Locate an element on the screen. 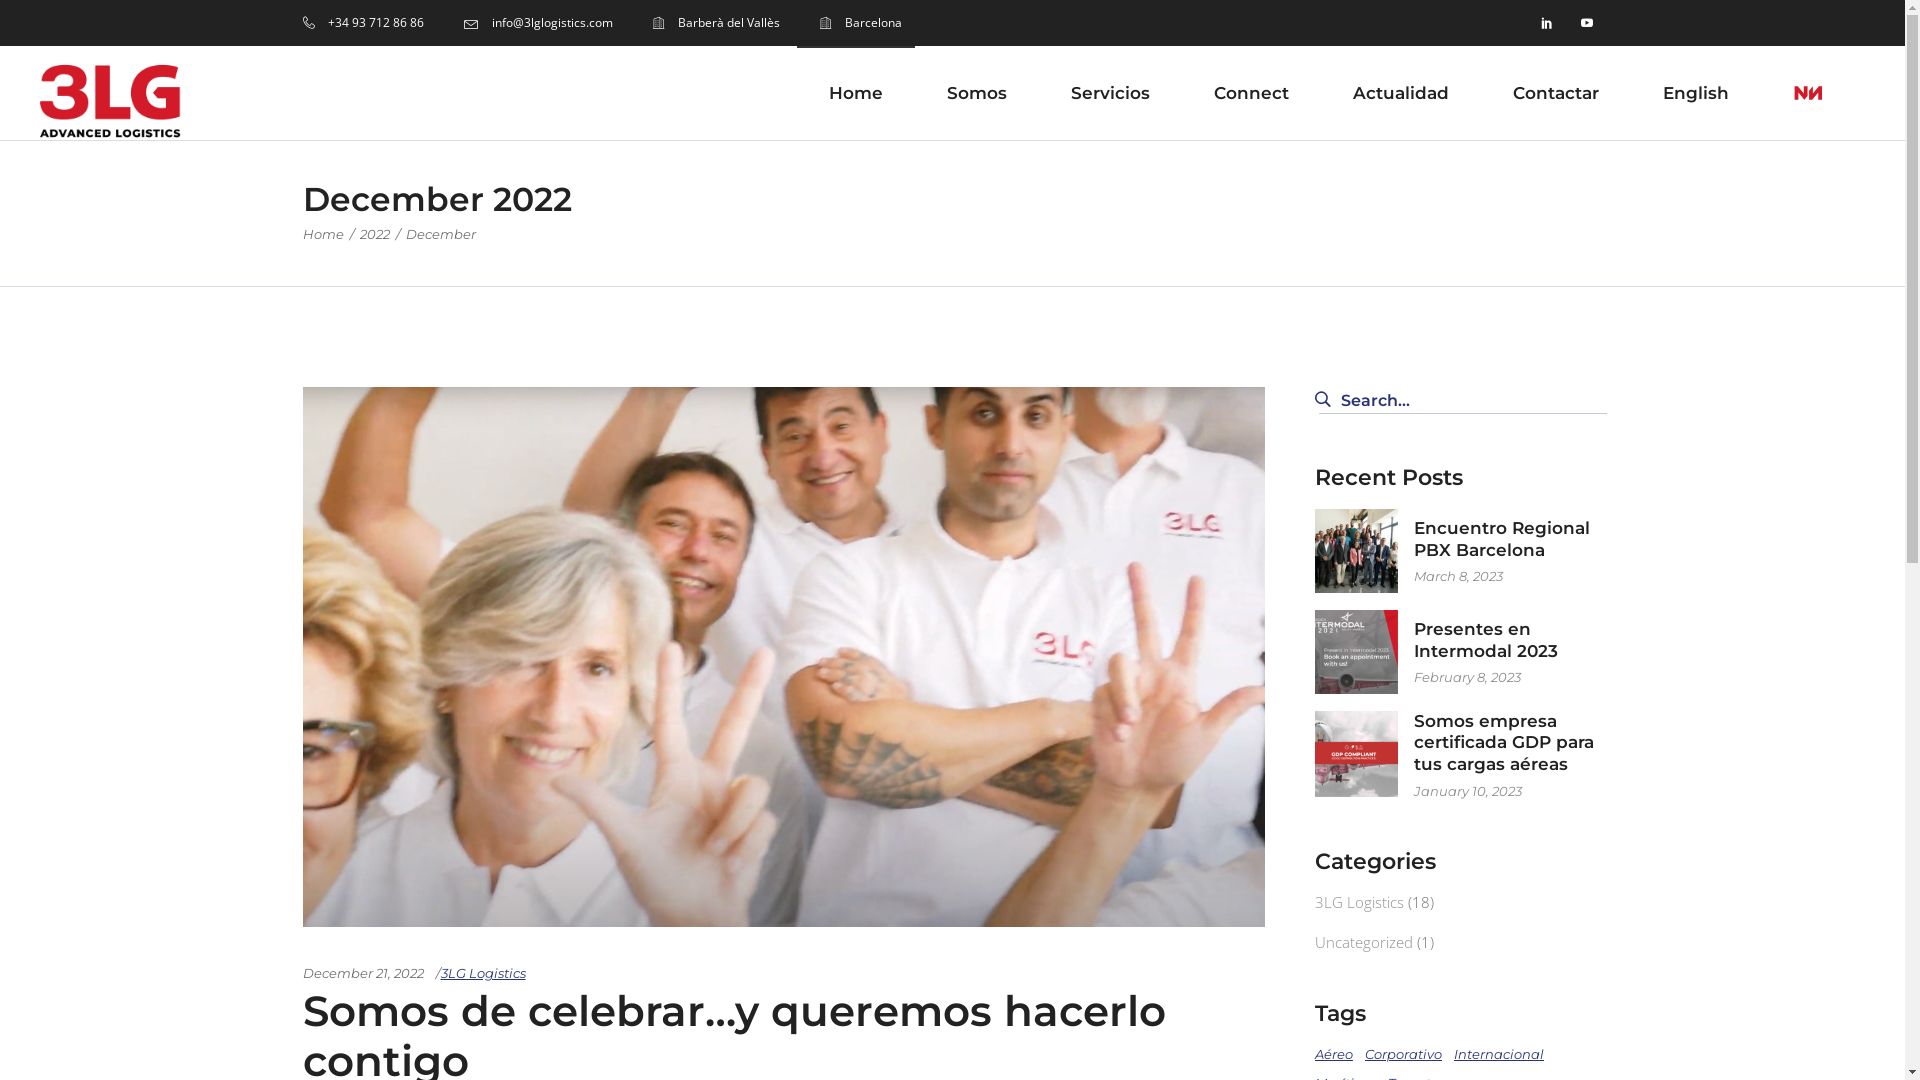 Image resolution: width=1920 pixels, height=1080 pixels. '+34 93 712 86 86' is located at coordinates (362, 23).